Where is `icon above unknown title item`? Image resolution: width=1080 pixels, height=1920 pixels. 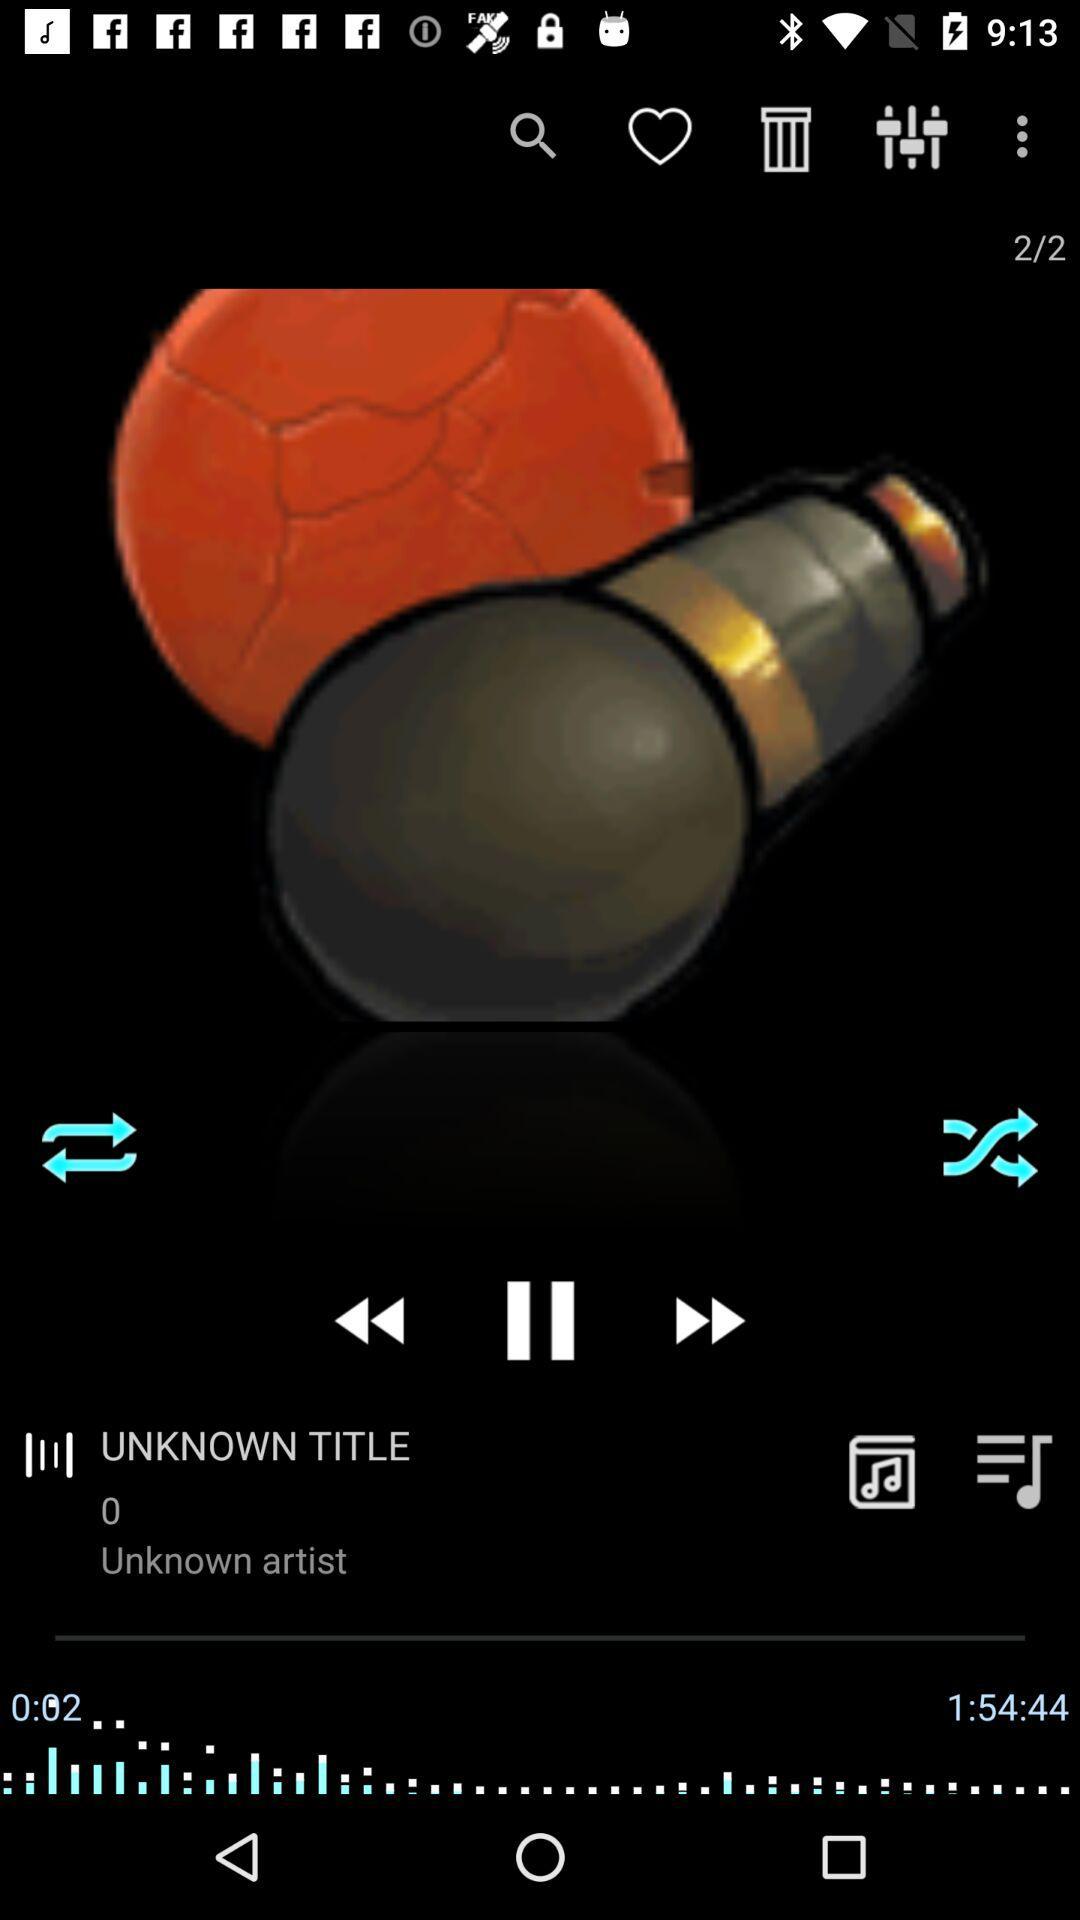 icon above unknown title item is located at coordinates (707, 1320).